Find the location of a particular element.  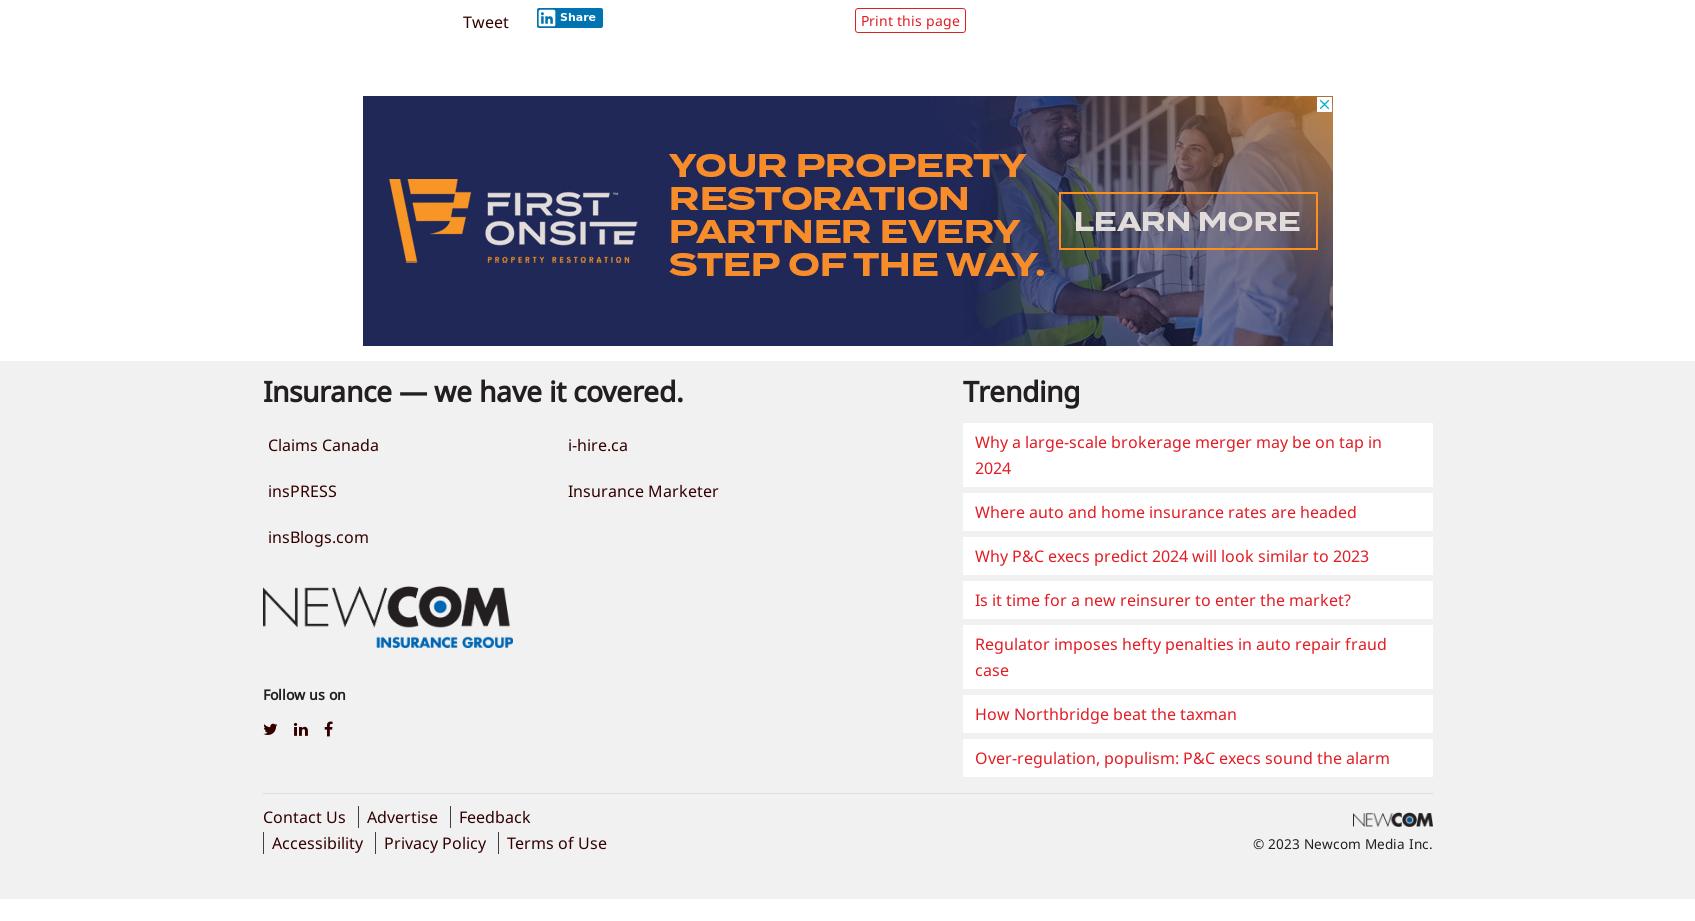

'Insurance Marketer' is located at coordinates (641, 488).